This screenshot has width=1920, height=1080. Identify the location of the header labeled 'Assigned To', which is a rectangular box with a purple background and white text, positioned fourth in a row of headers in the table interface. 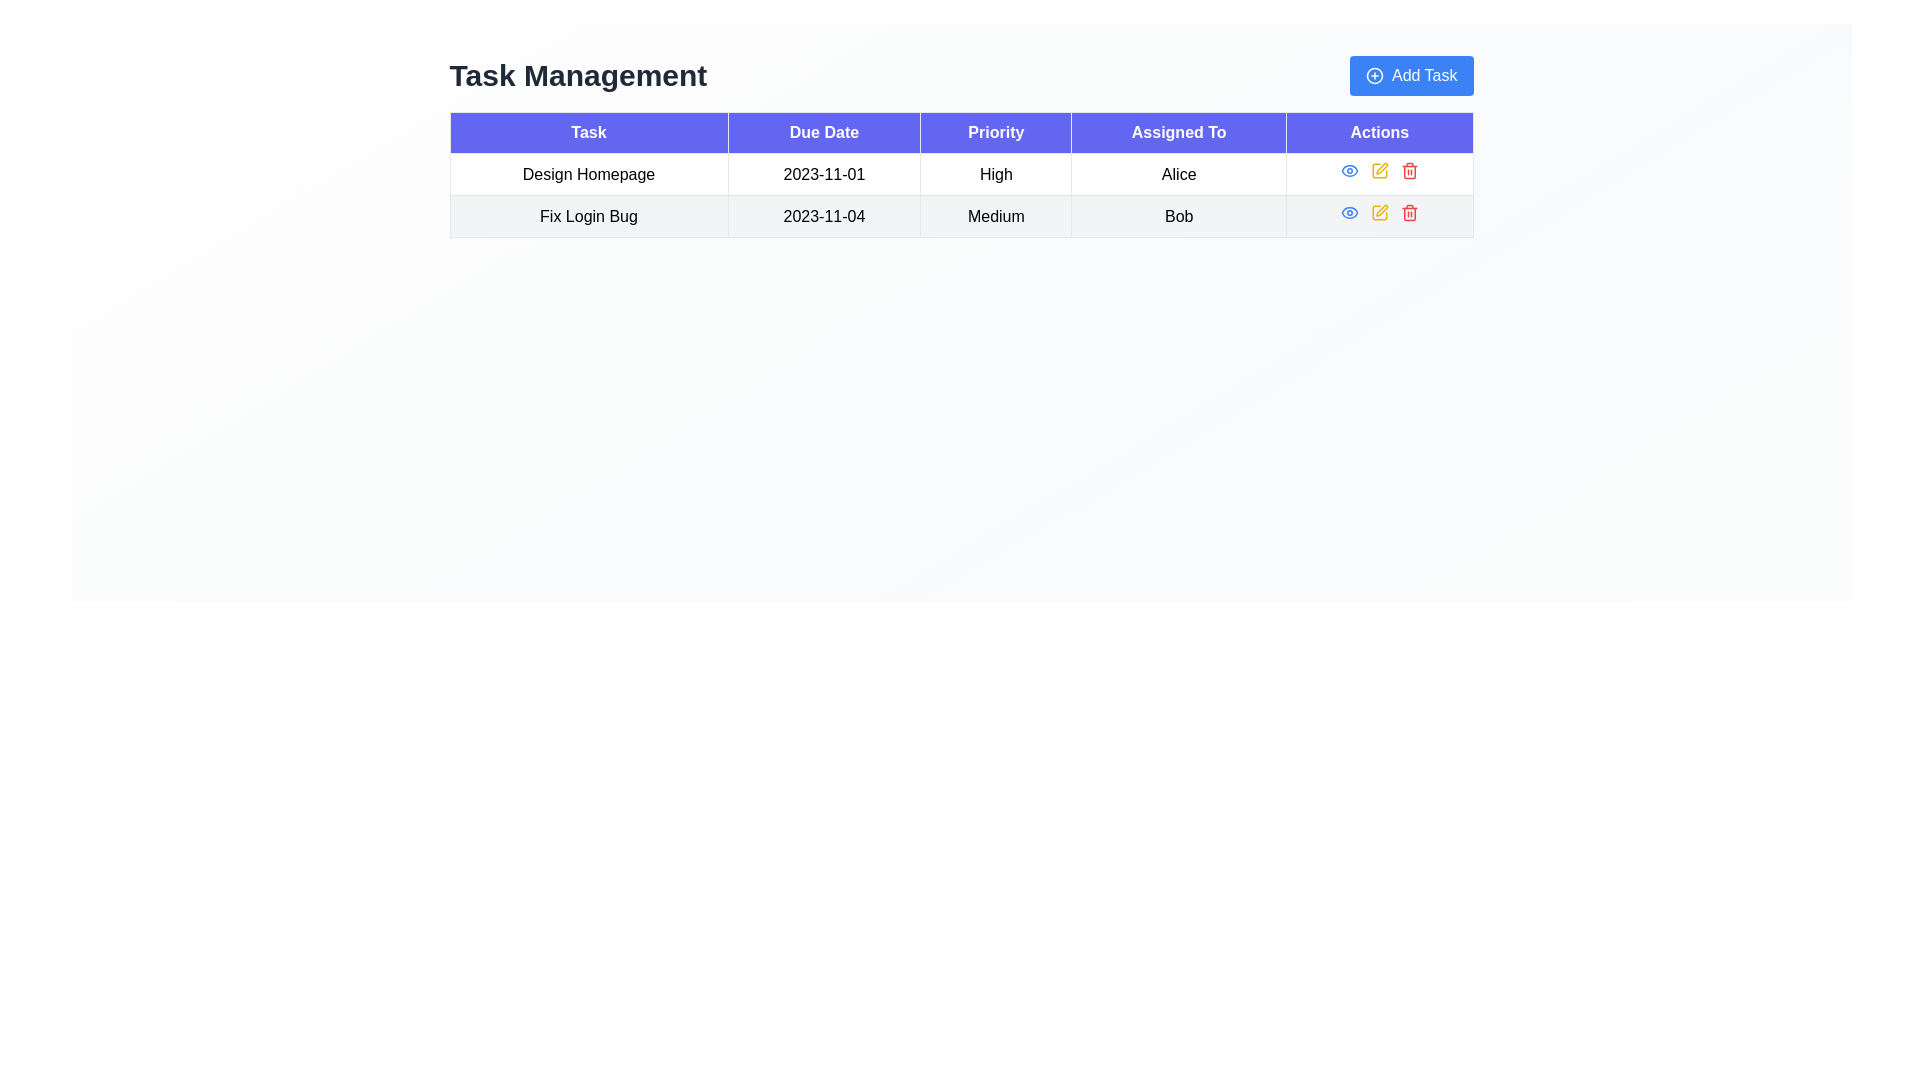
(1179, 132).